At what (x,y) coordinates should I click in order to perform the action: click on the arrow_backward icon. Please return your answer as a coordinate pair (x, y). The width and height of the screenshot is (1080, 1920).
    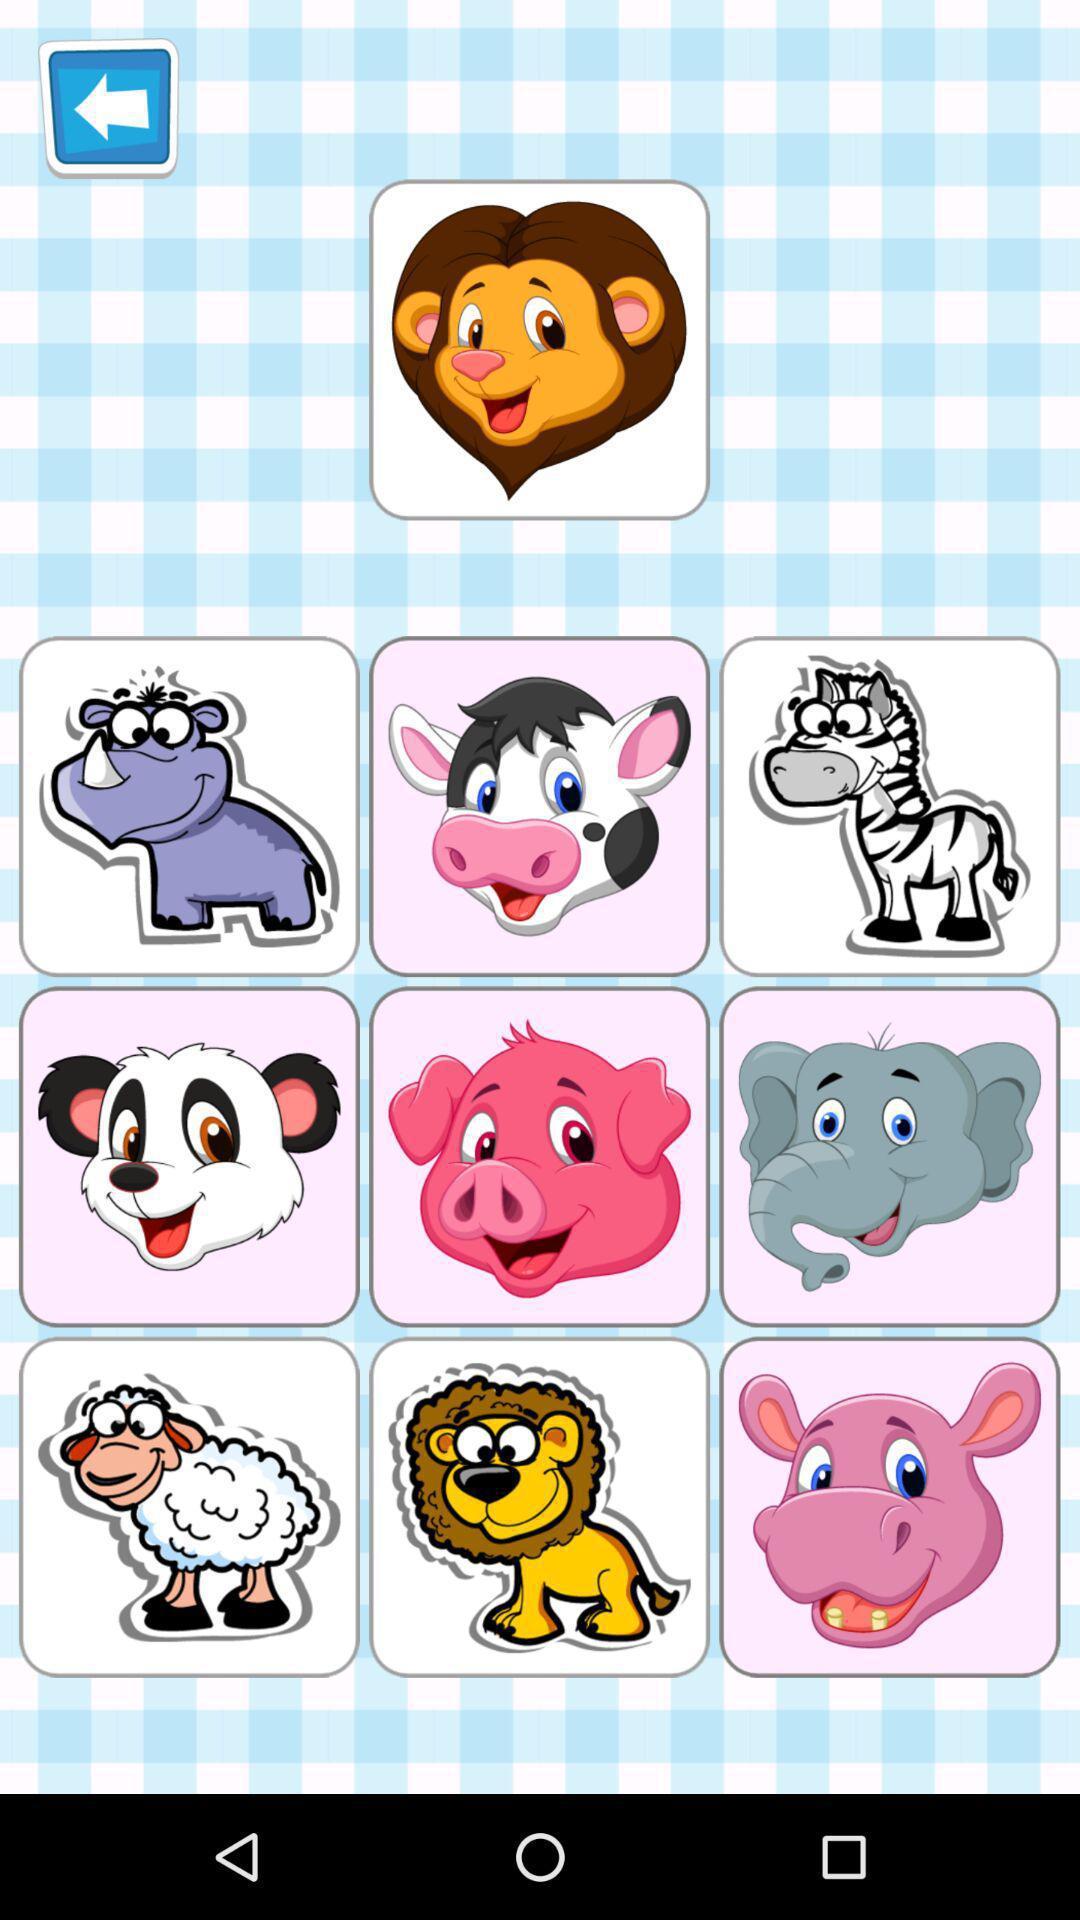
    Looking at the image, I should click on (108, 115).